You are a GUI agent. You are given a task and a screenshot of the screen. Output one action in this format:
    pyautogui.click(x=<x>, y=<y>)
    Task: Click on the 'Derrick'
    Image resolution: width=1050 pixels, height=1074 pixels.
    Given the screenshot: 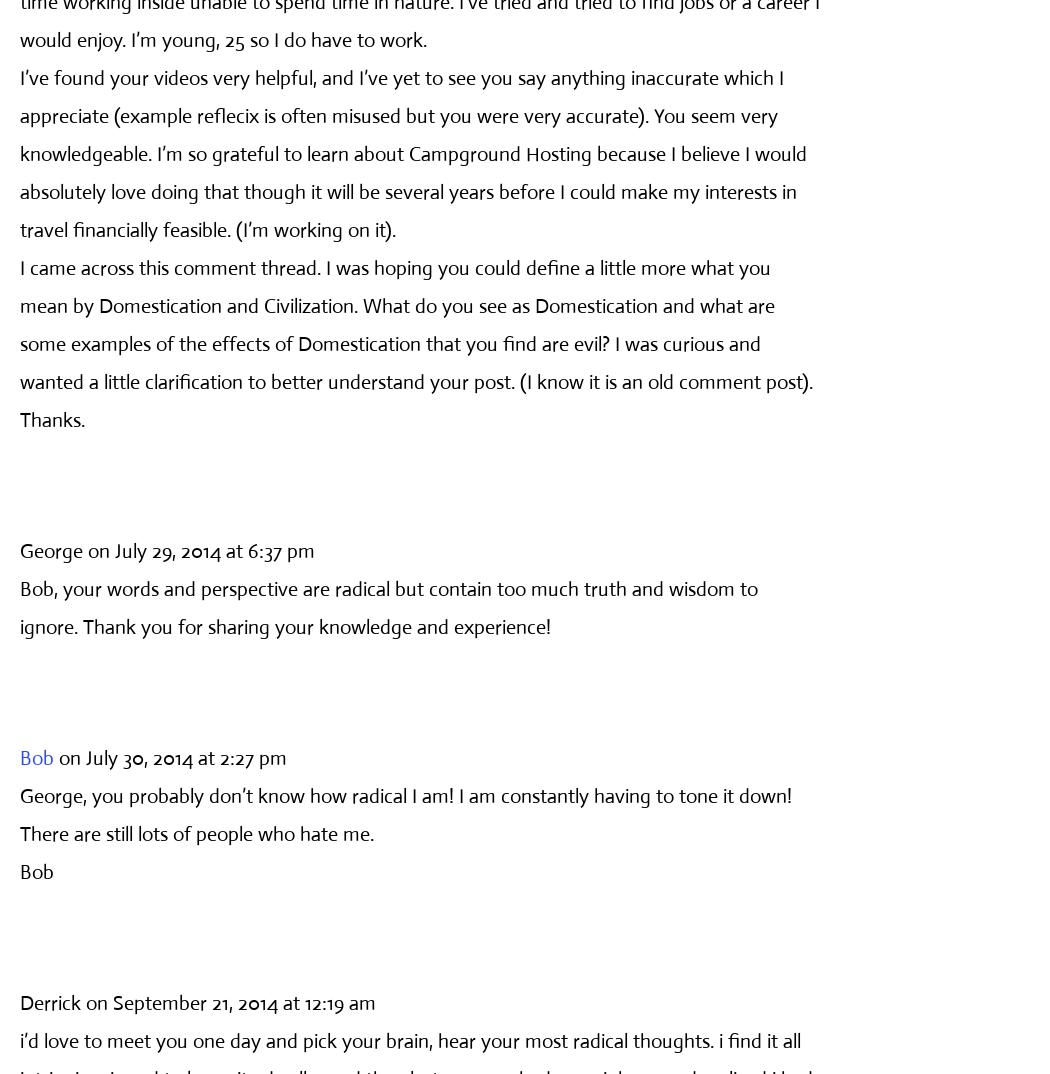 What is the action you would take?
    pyautogui.click(x=49, y=1001)
    